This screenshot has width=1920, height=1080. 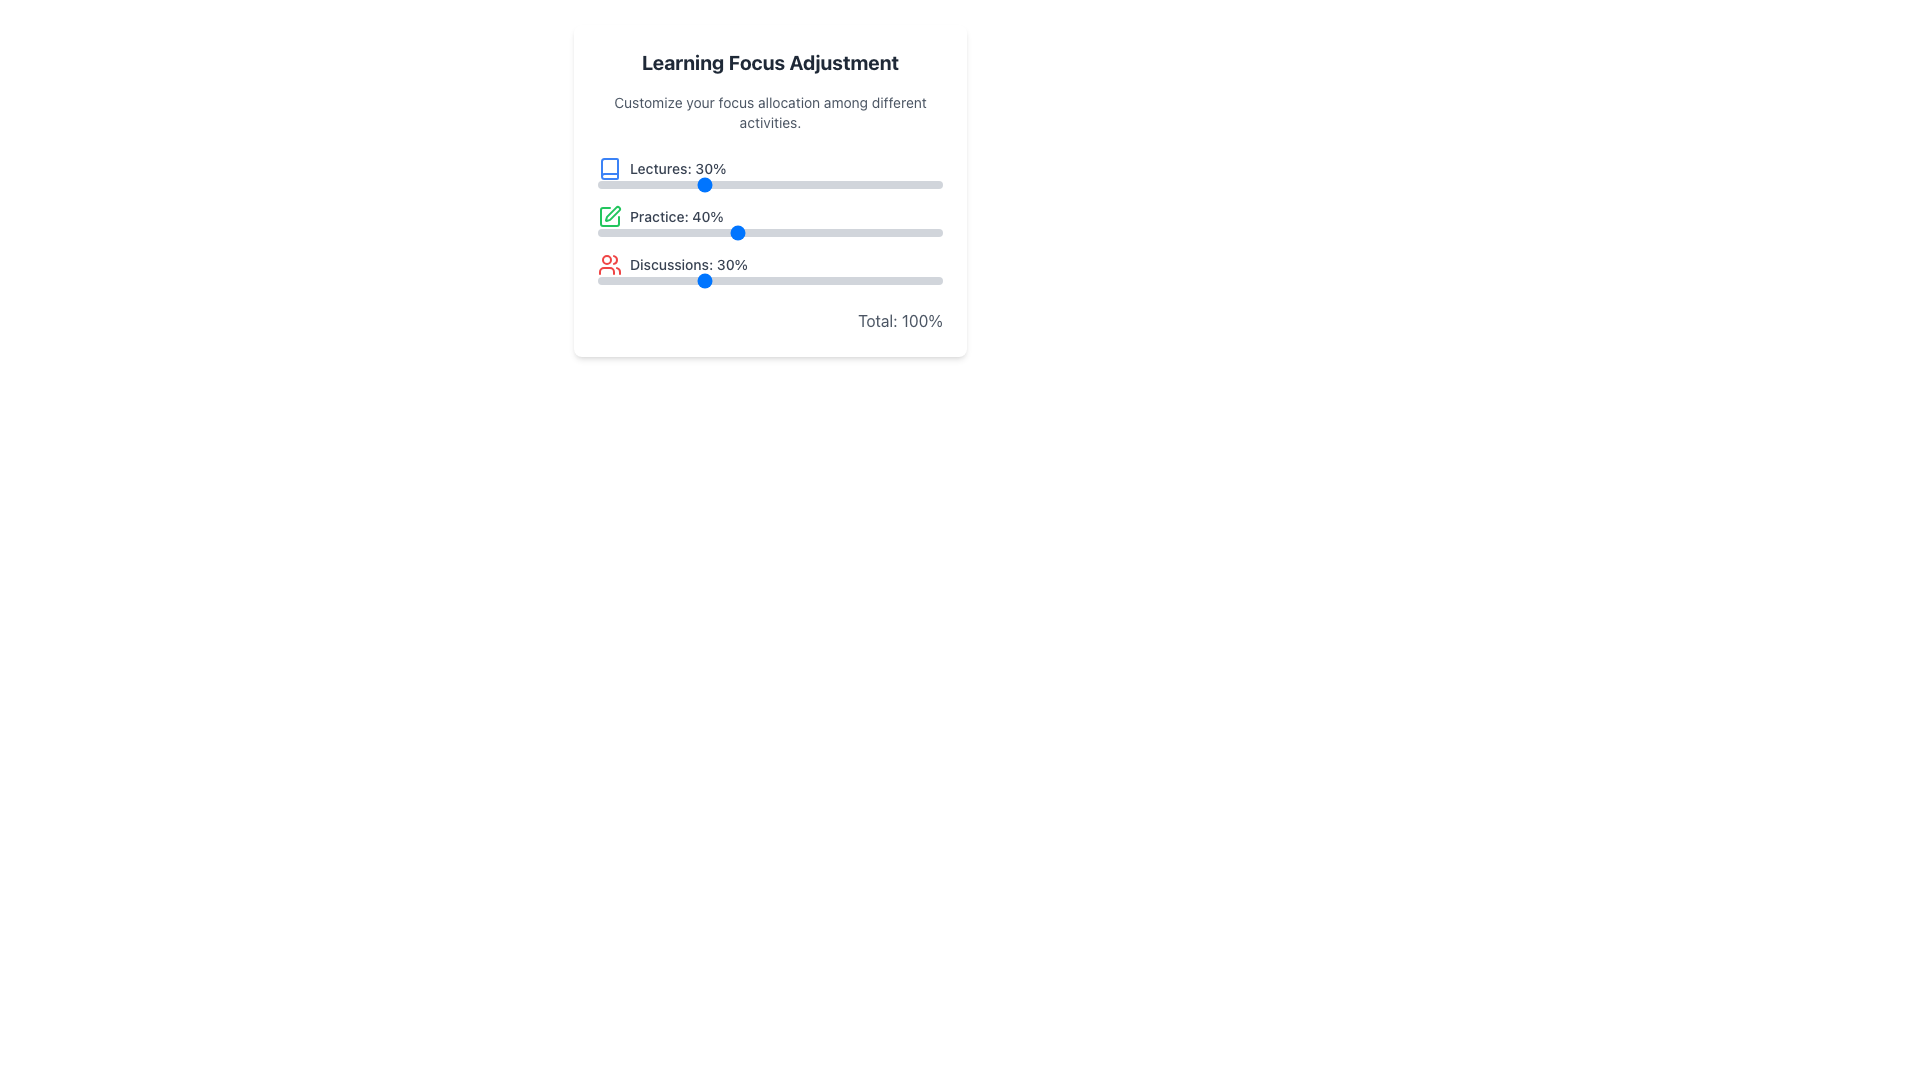 I want to click on the 'Practice' slider, so click(x=870, y=231).